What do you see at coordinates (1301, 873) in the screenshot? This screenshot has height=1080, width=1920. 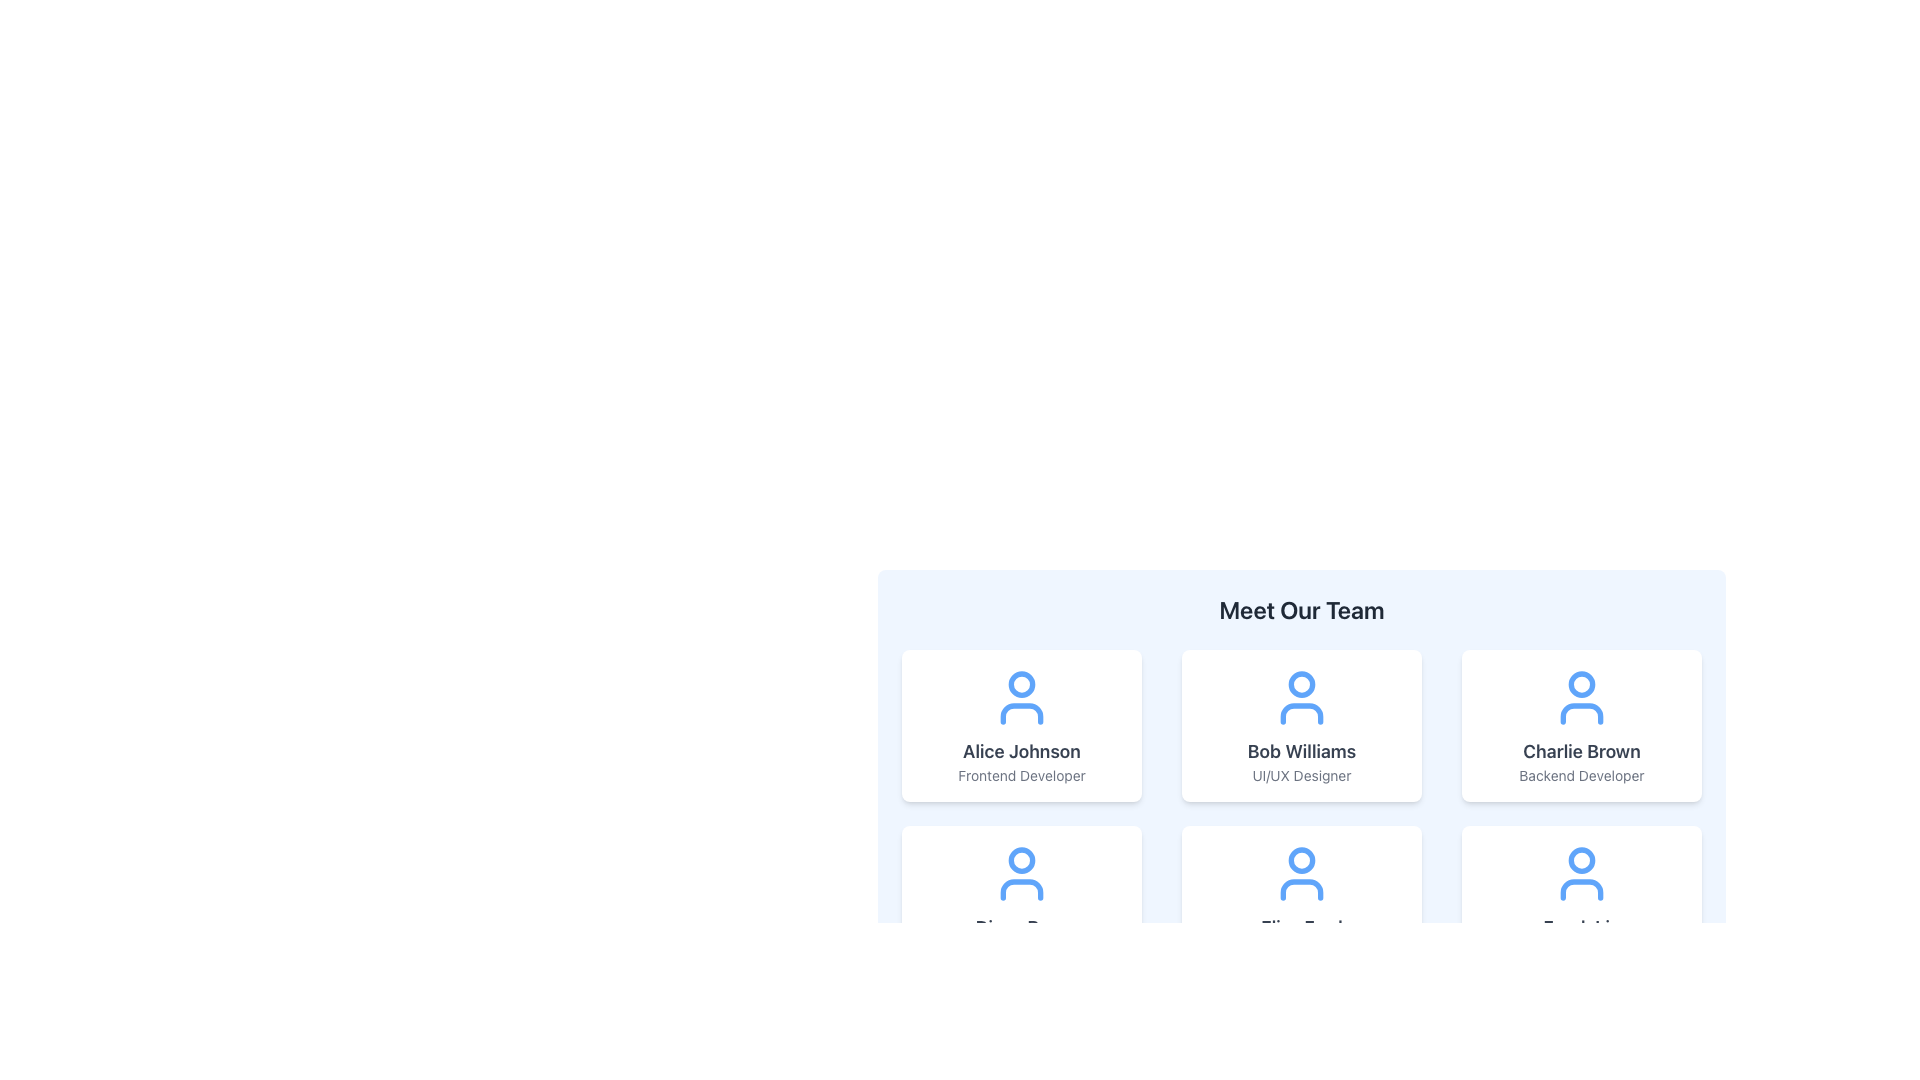 I see `the user icon with a bold blue stroke and white interior, located above the name 'Eliza Ford' and designation 'Project Manager' in the central card of the 'Meet Our Team' section` at bounding box center [1301, 873].